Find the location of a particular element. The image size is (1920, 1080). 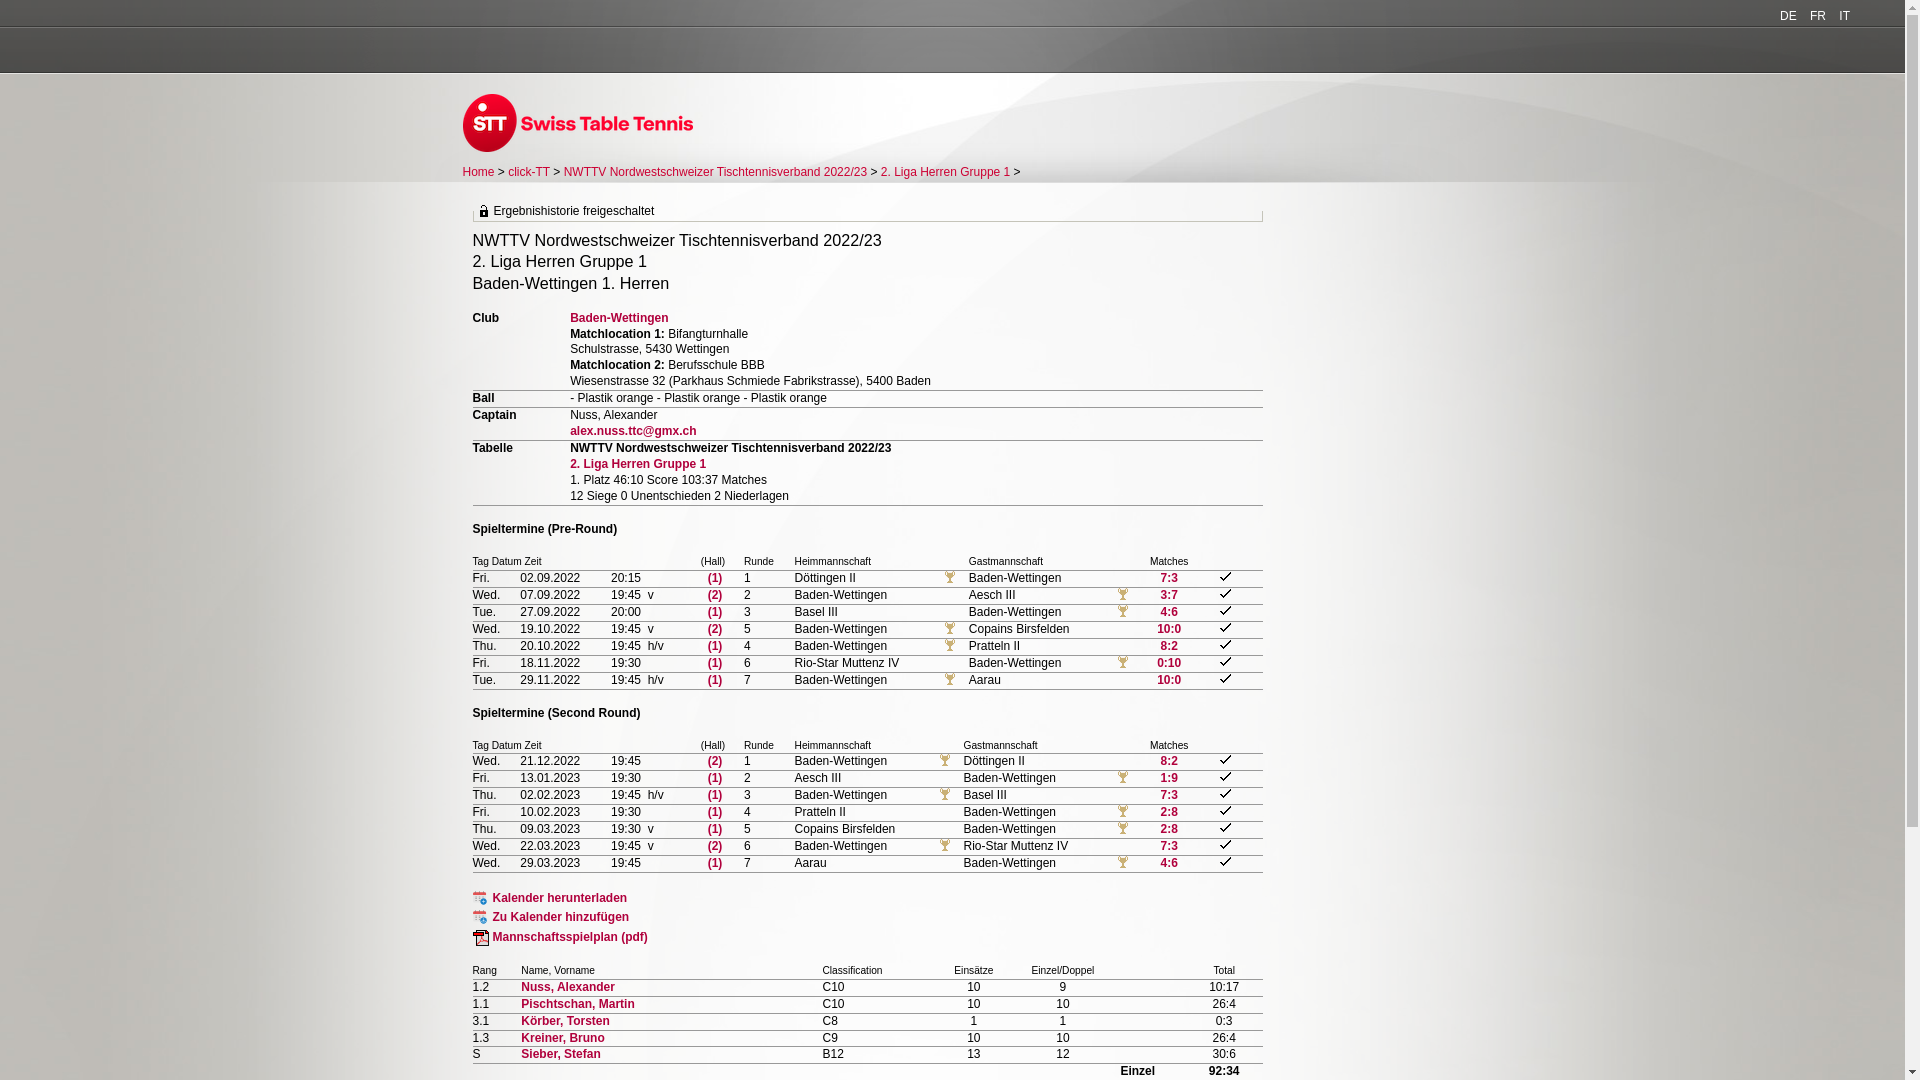

'(2)' is located at coordinates (715, 760).